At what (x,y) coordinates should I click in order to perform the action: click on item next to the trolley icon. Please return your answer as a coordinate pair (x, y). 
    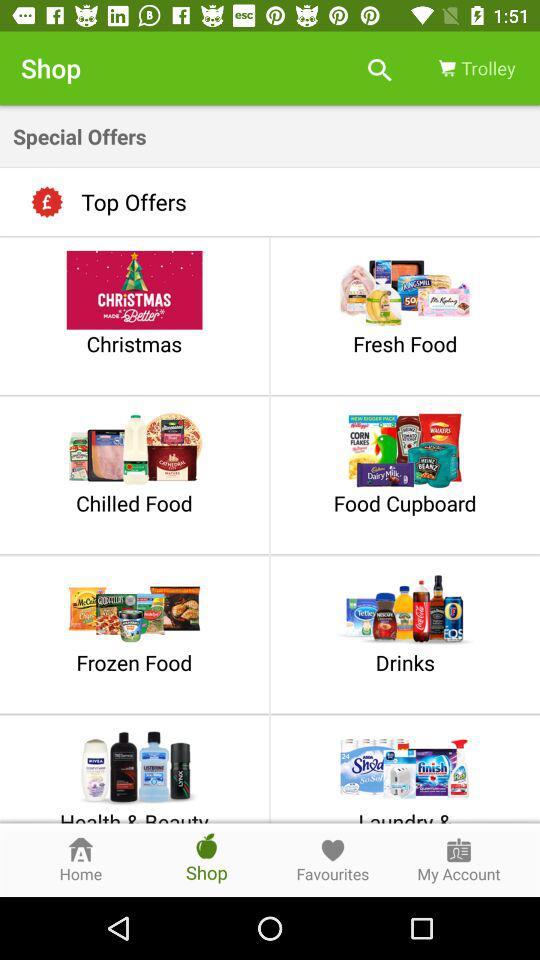
    Looking at the image, I should click on (379, 68).